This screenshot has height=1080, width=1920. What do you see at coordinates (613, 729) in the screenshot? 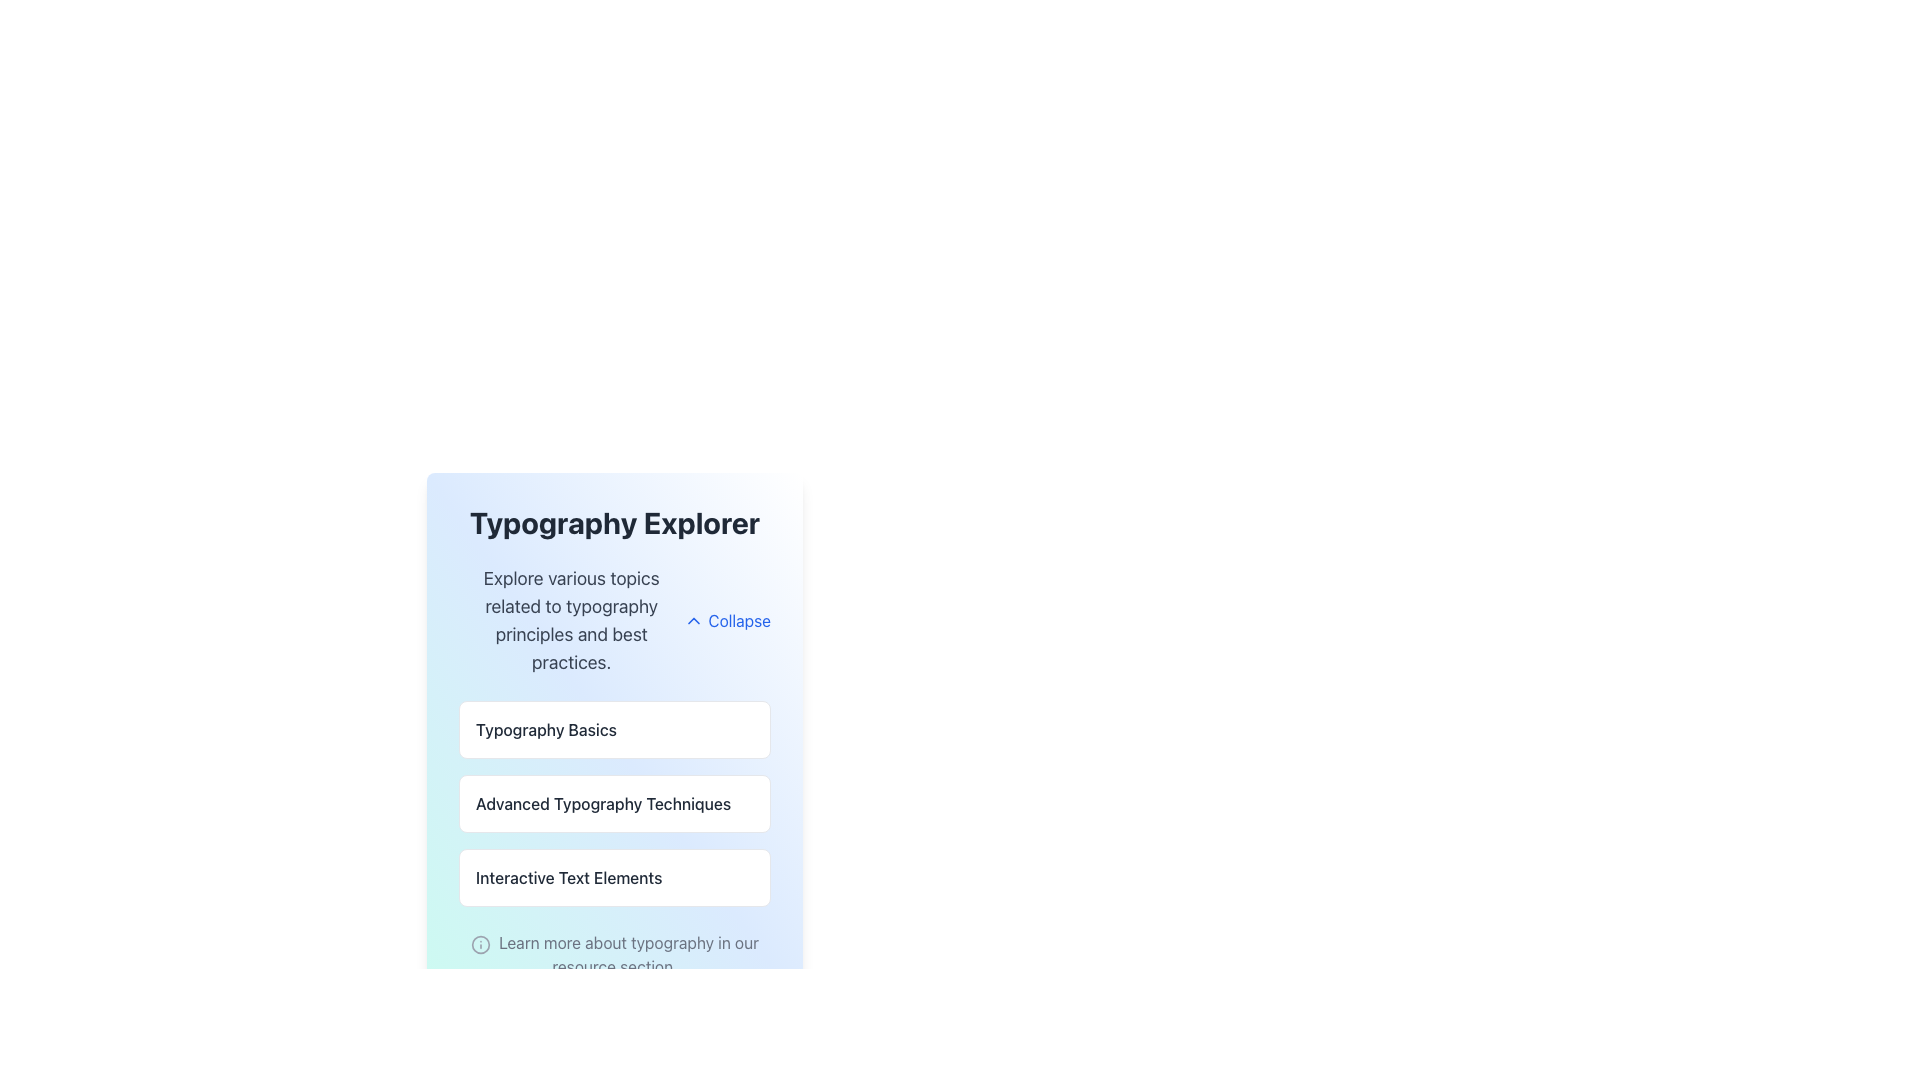
I see `the first selectable option in the 'Typography Explorer' section` at bounding box center [613, 729].